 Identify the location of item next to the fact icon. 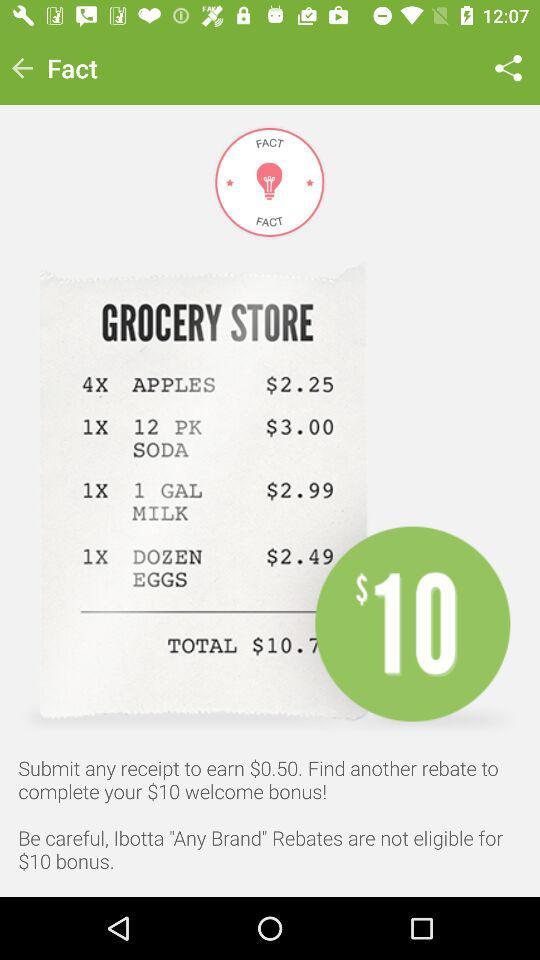
(21, 68).